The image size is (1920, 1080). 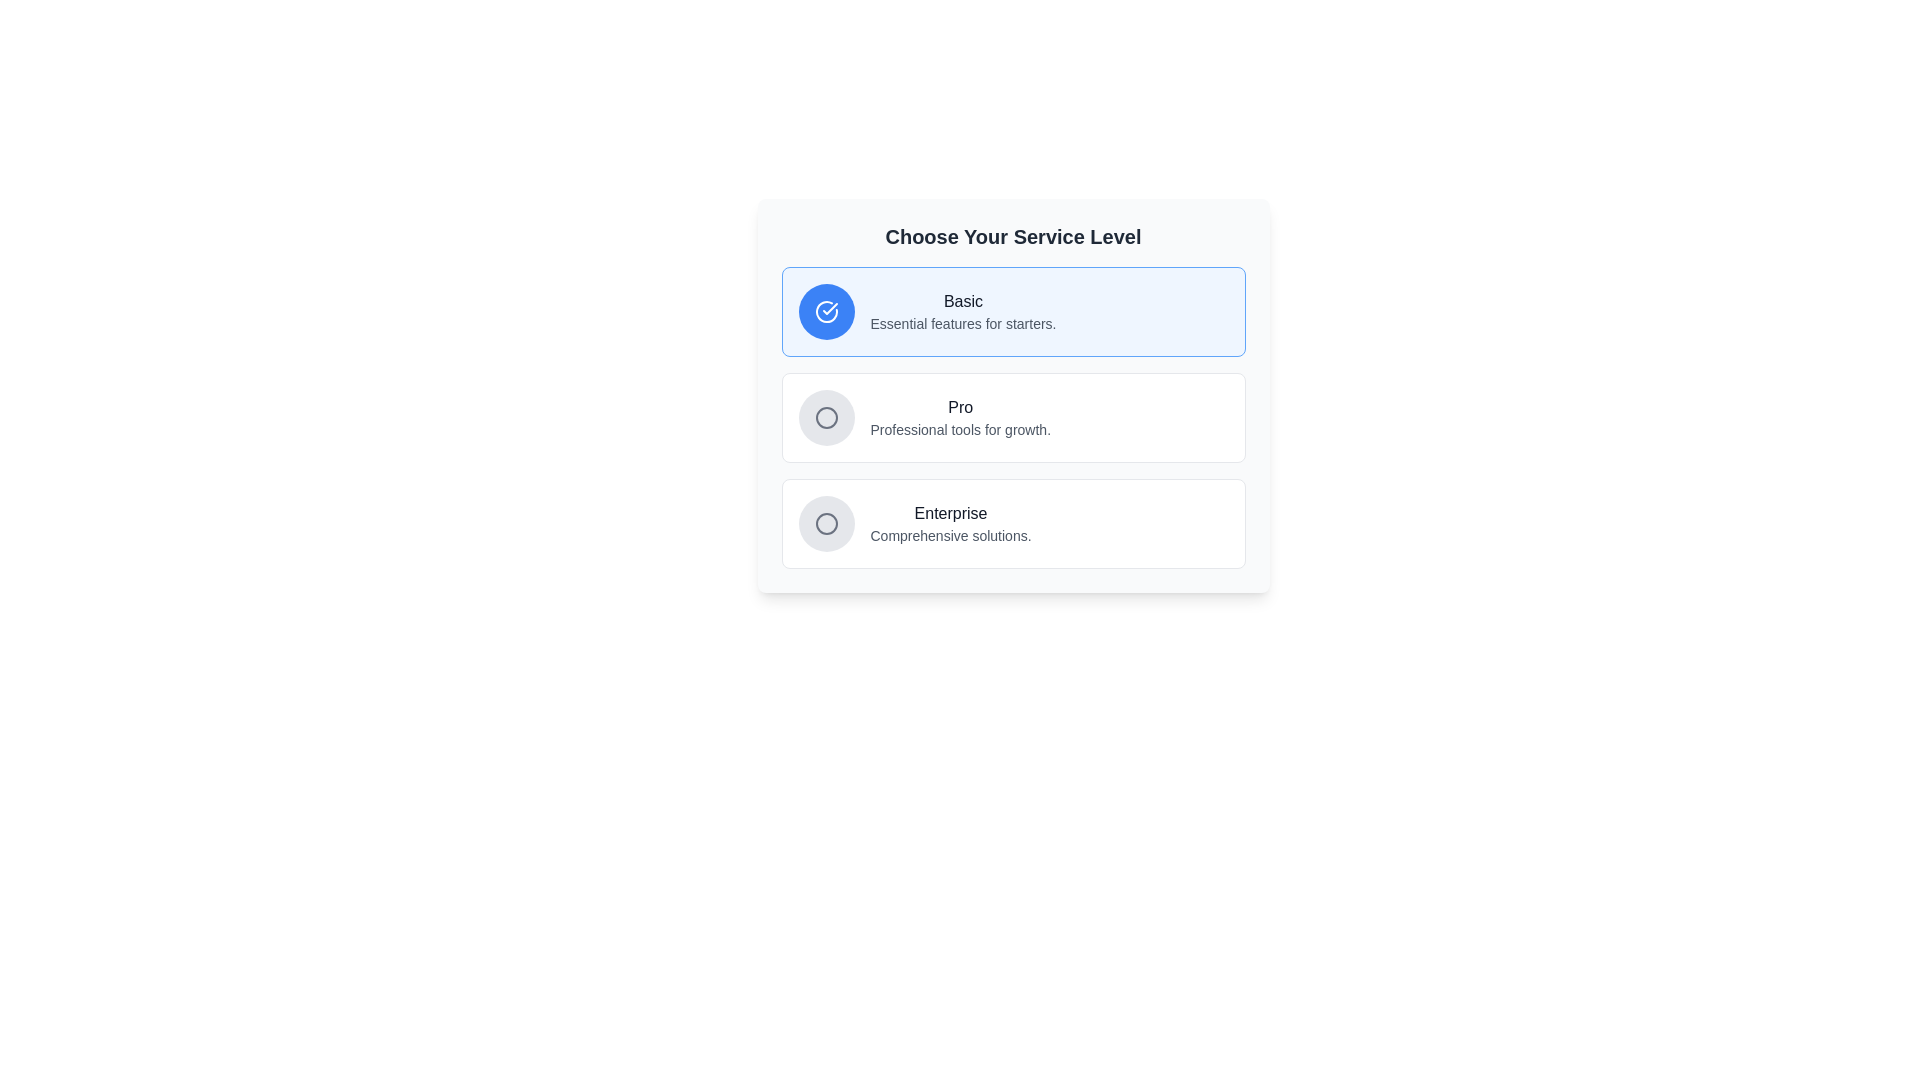 I want to click on the circular icon with a white checkmark on a blue background, located above the 'Basic' text in the service level selection, so click(x=826, y=312).